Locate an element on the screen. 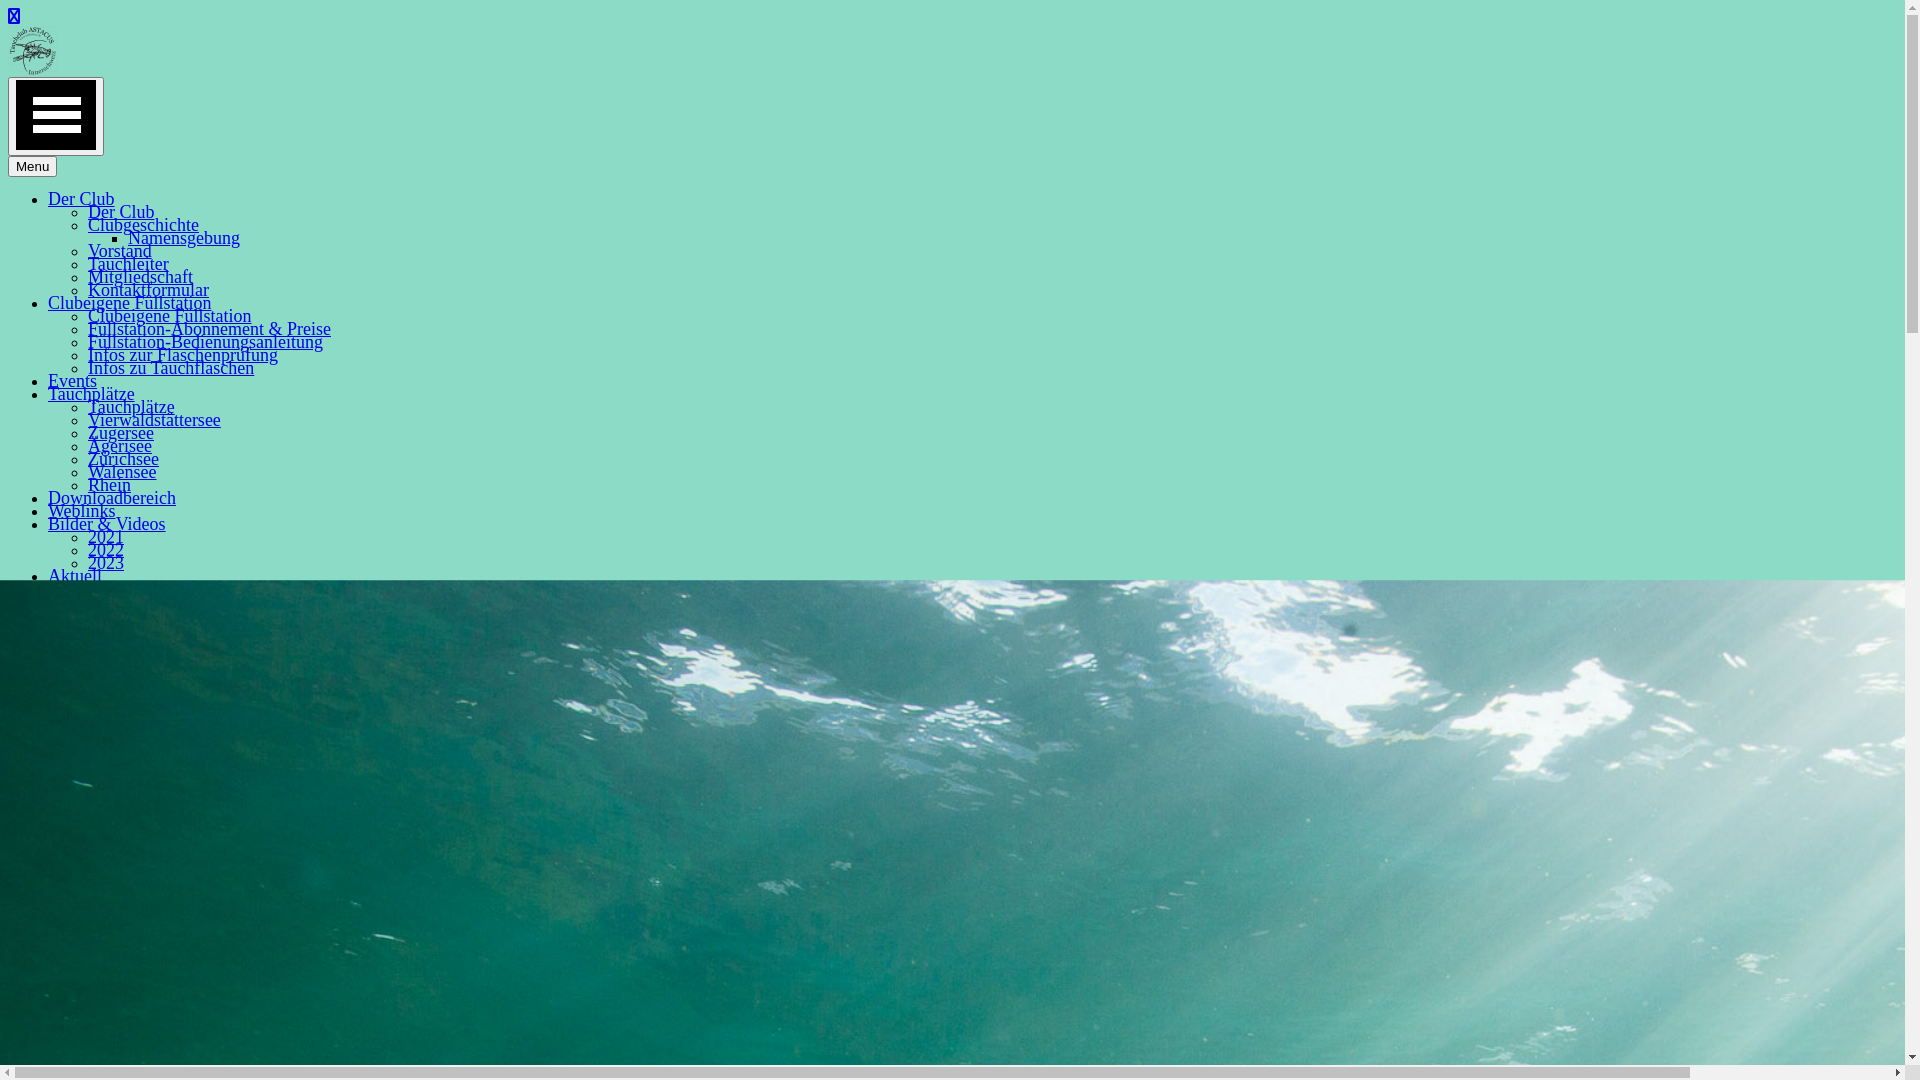 Image resolution: width=1920 pixels, height=1080 pixels. 'Downloadbereich' is located at coordinates (110, 496).